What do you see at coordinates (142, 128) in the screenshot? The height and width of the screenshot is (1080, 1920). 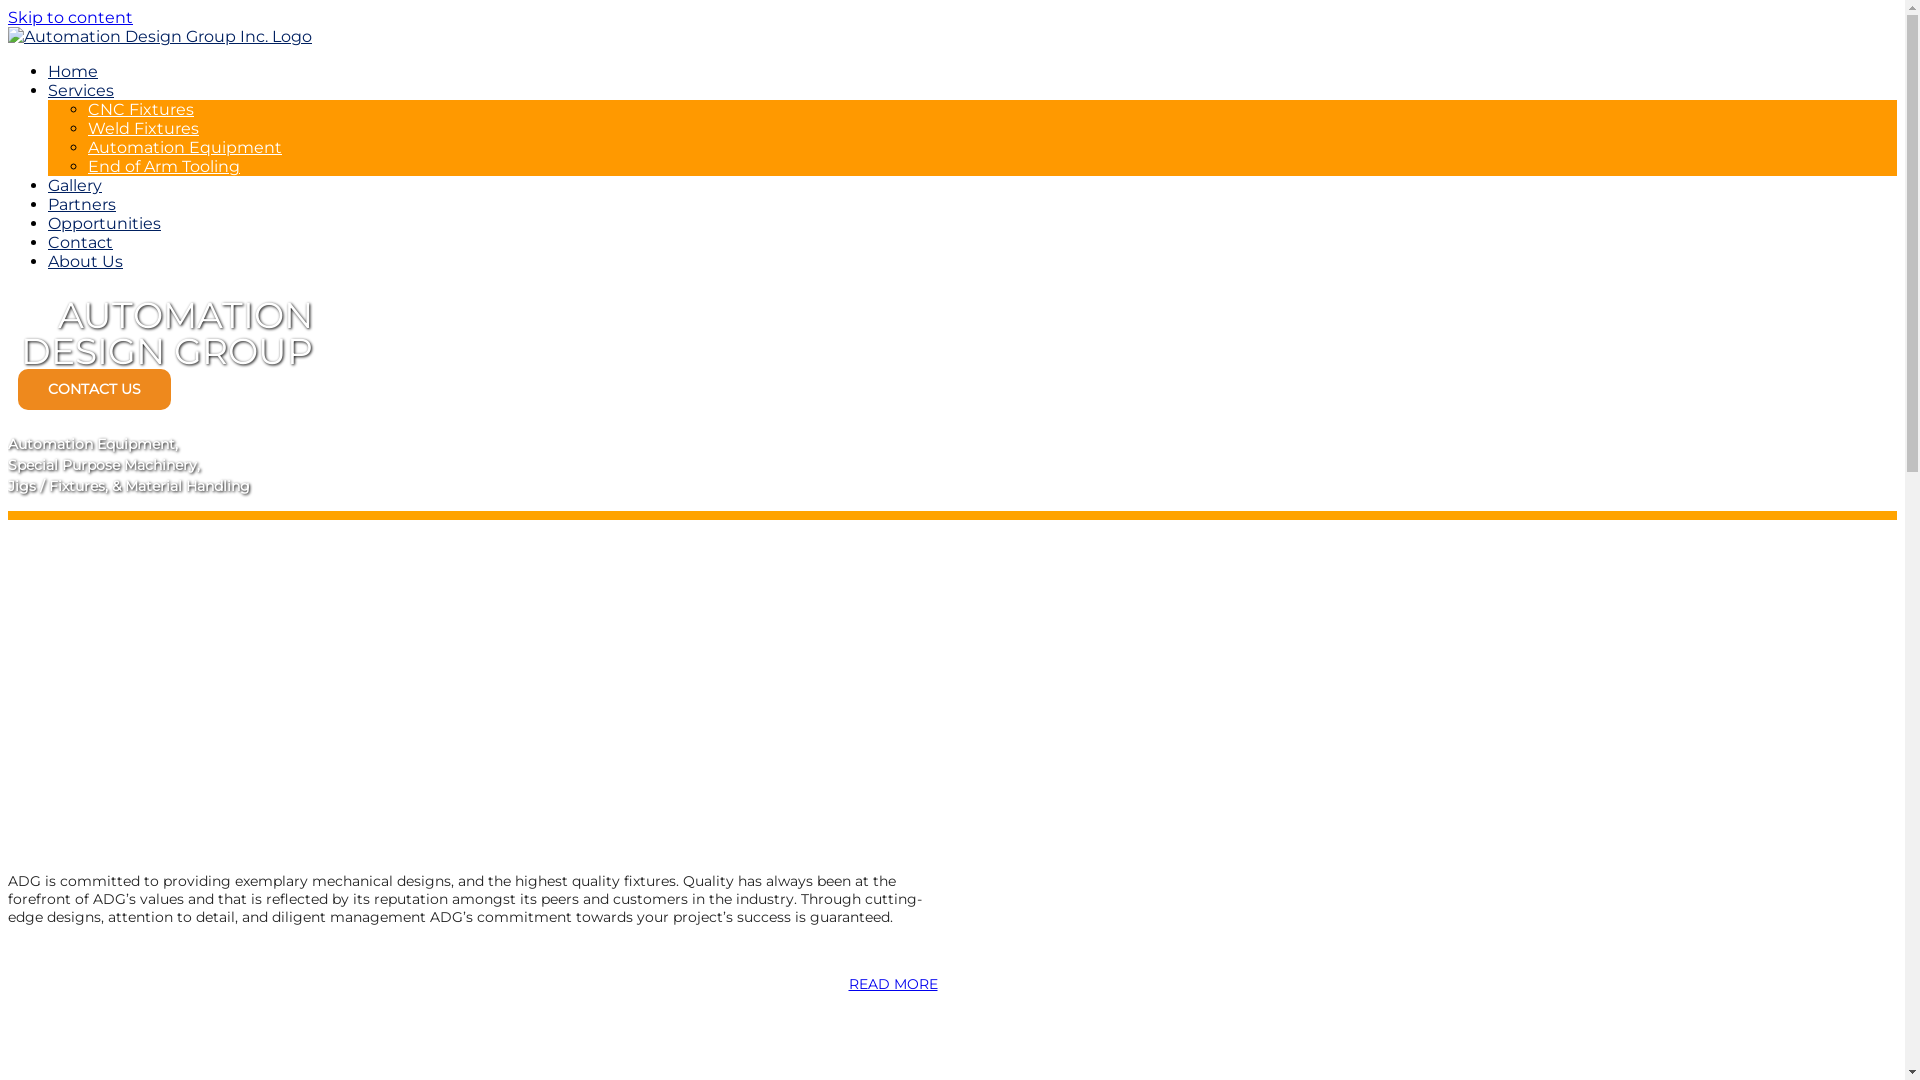 I see `'Weld Fixtures'` at bounding box center [142, 128].